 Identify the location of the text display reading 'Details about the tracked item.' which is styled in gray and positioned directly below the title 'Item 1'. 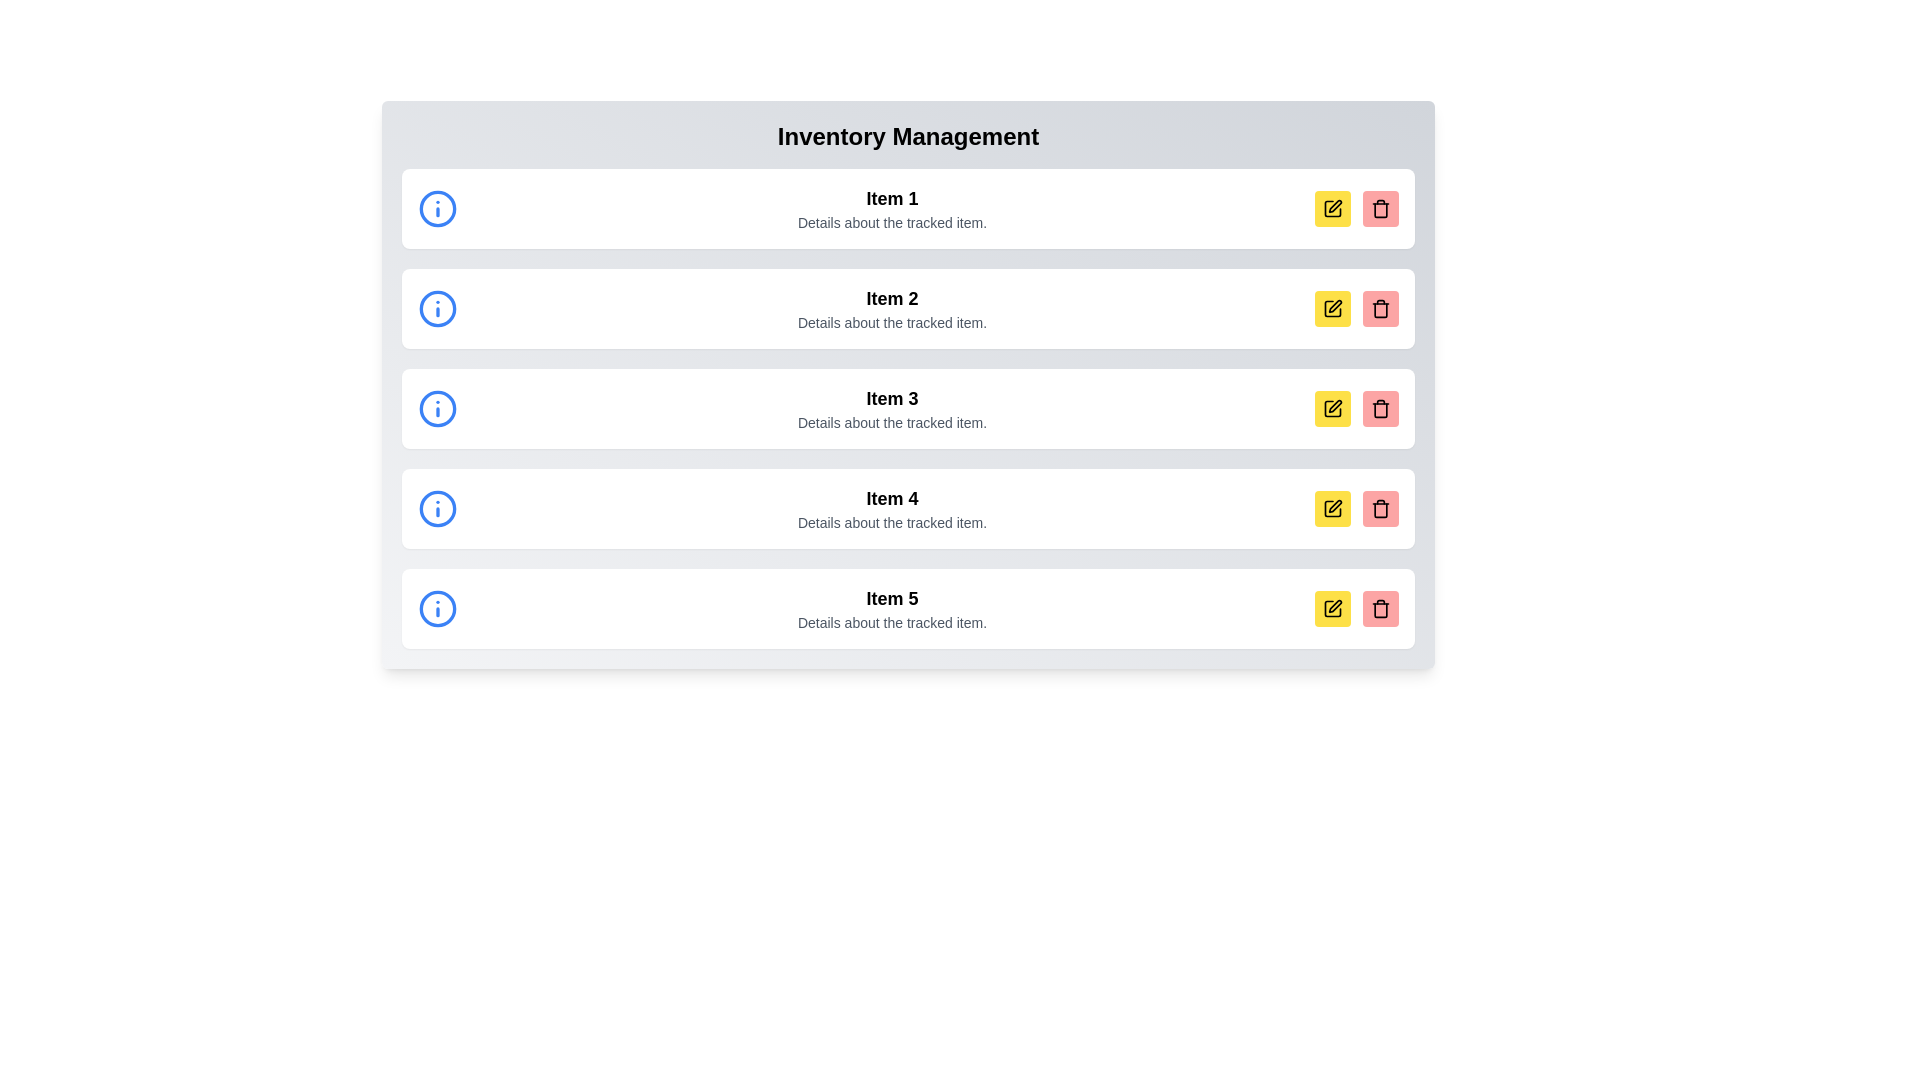
(891, 223).